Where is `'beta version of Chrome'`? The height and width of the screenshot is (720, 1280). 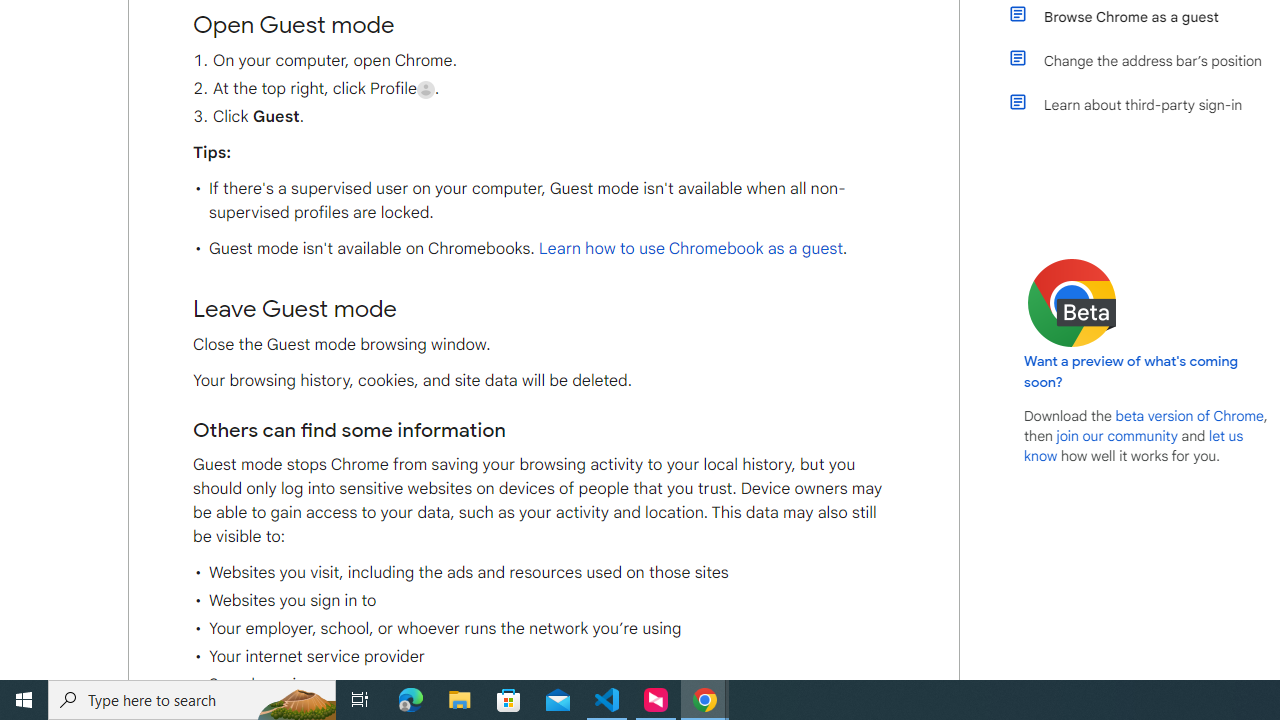 'beta version of Chrome' is located at coordinates (1189, 414).